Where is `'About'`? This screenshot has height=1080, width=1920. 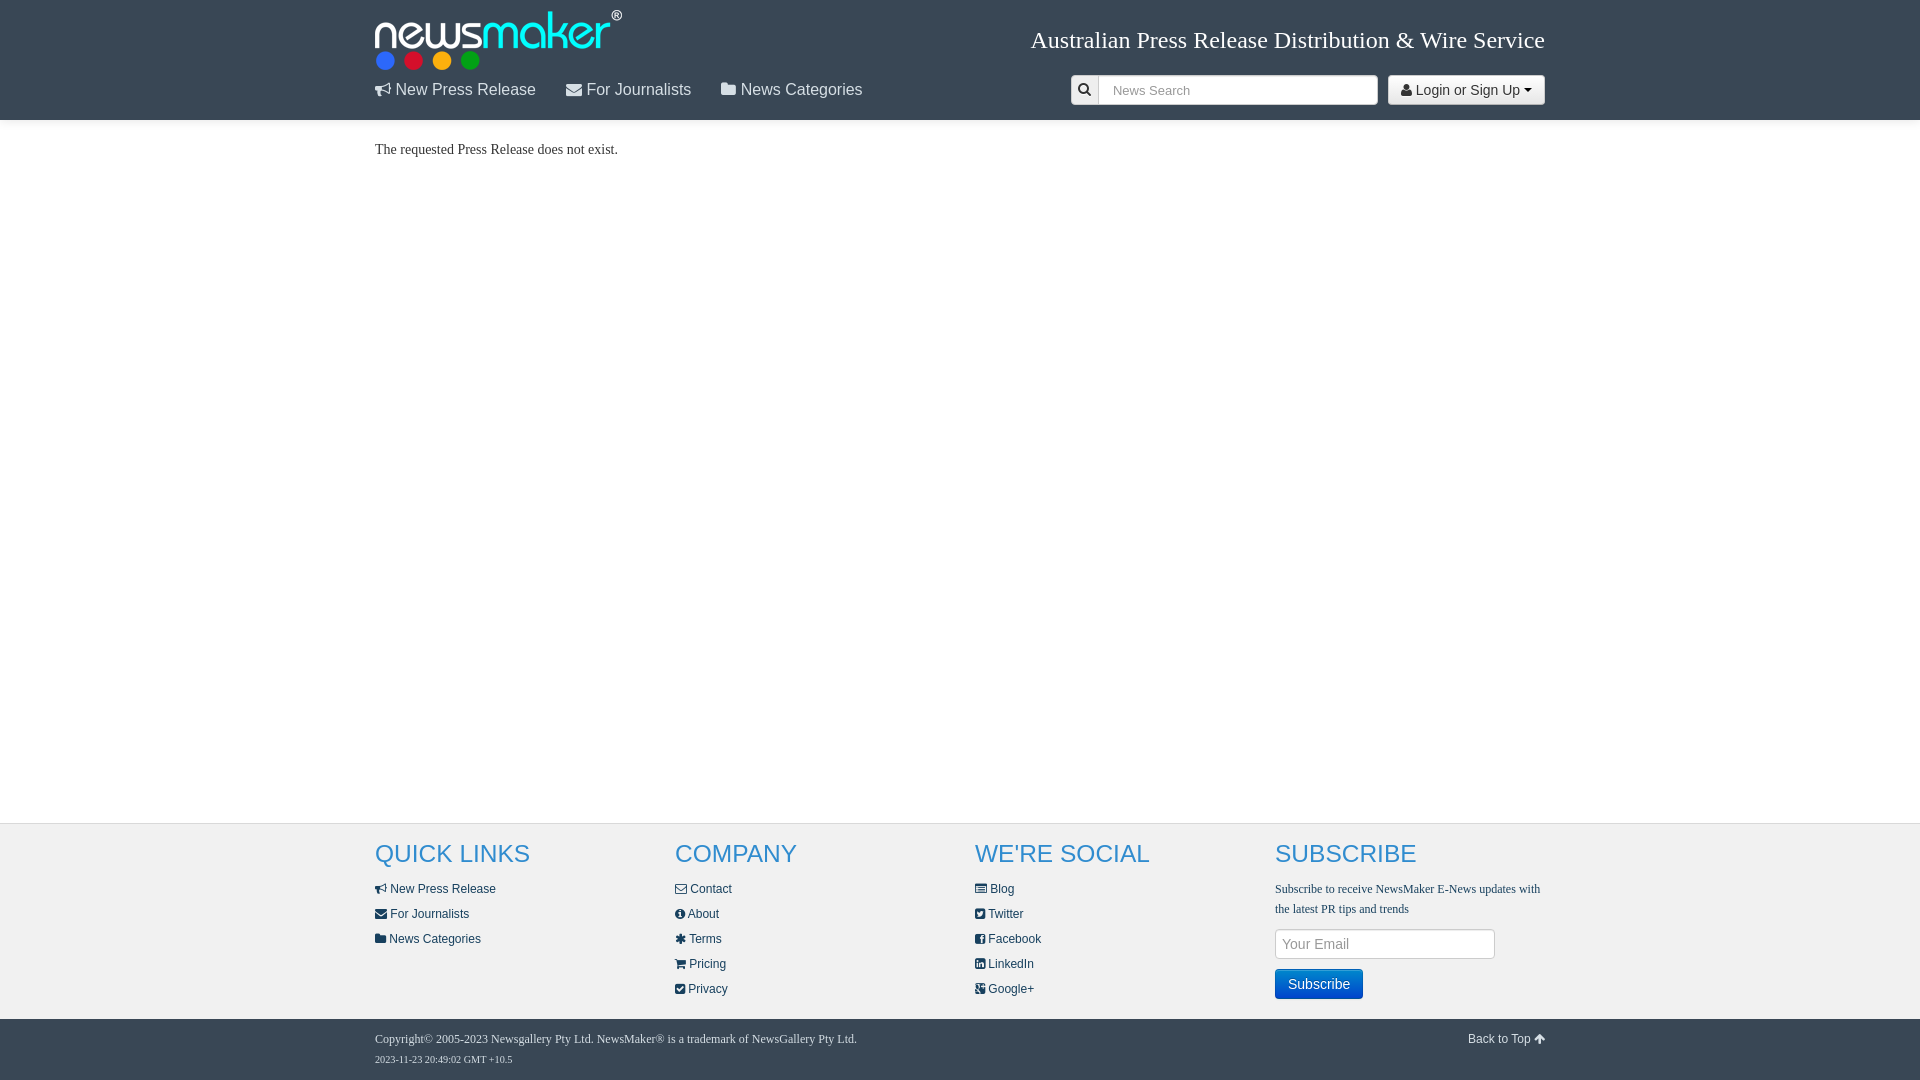 'About' is located at coordinates (696, 914).